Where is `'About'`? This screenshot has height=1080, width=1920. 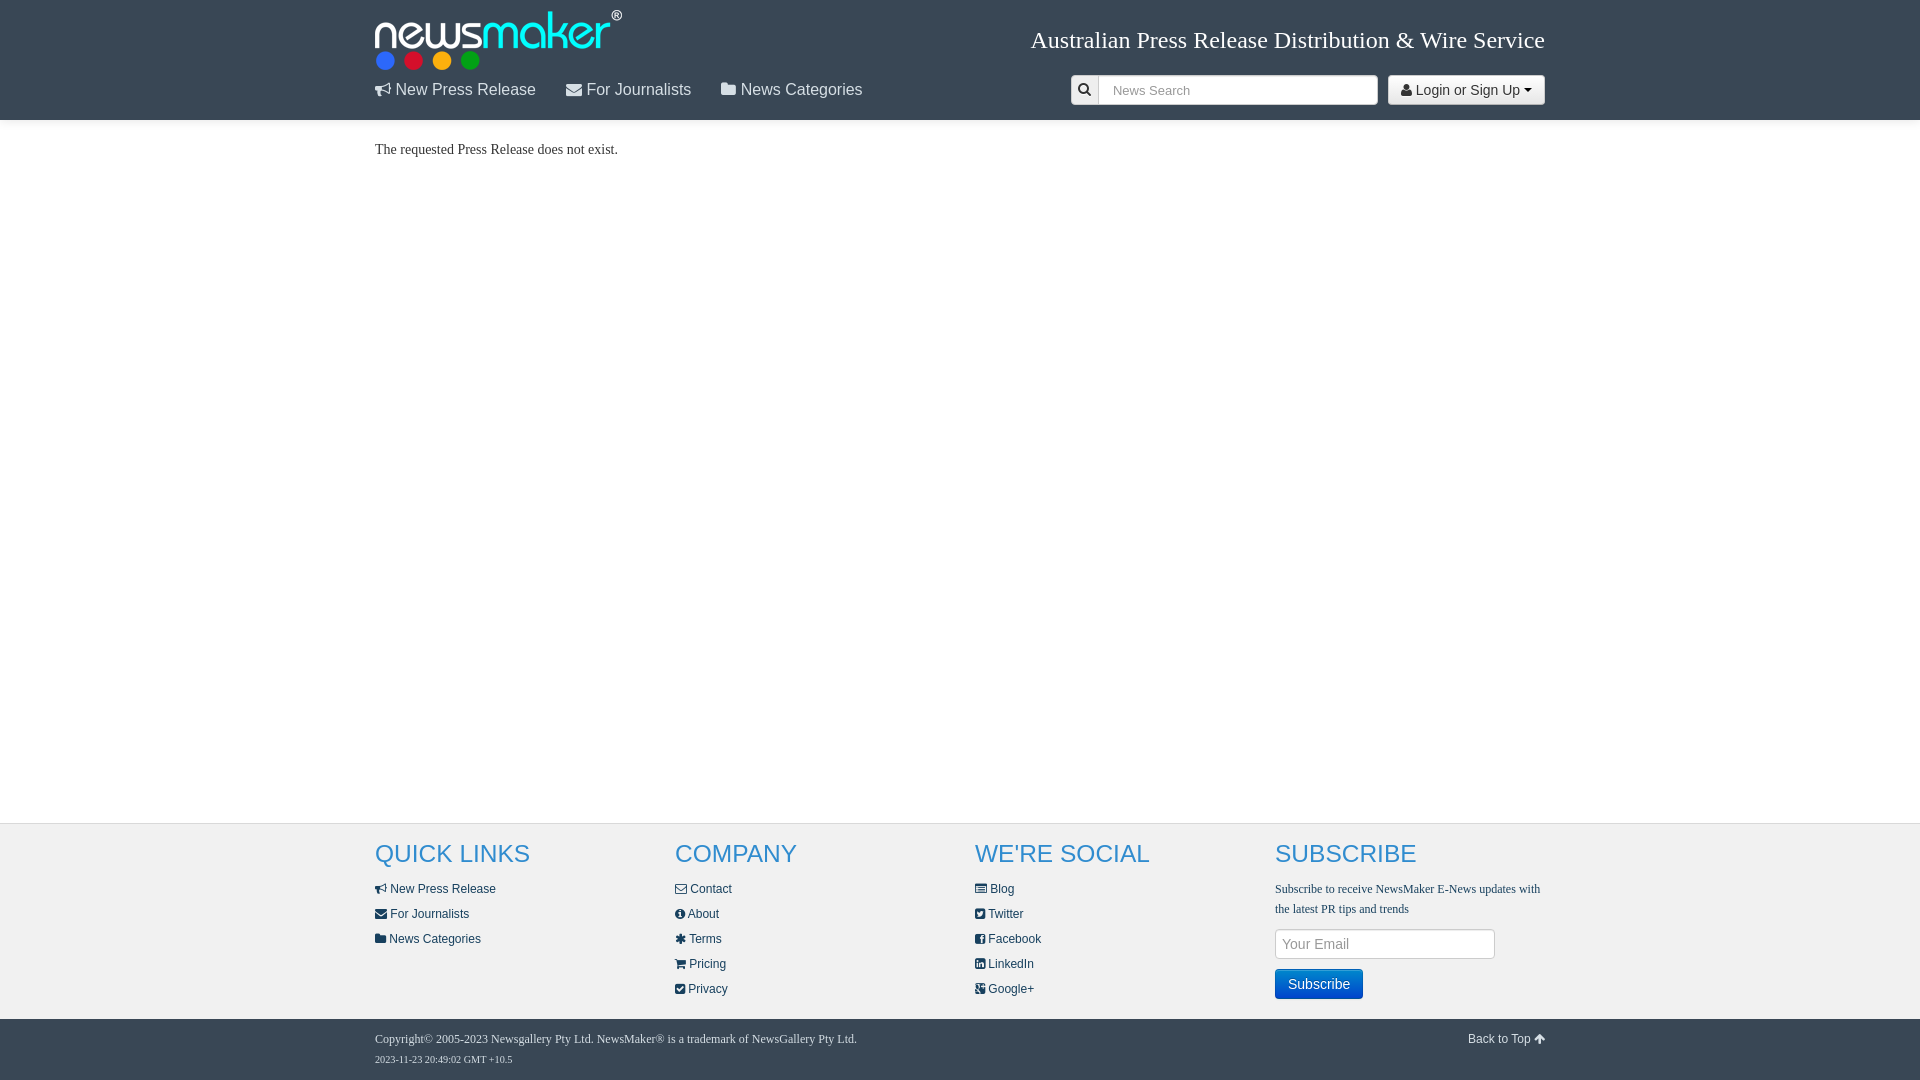 'About' is located at coordinates (696, 914).